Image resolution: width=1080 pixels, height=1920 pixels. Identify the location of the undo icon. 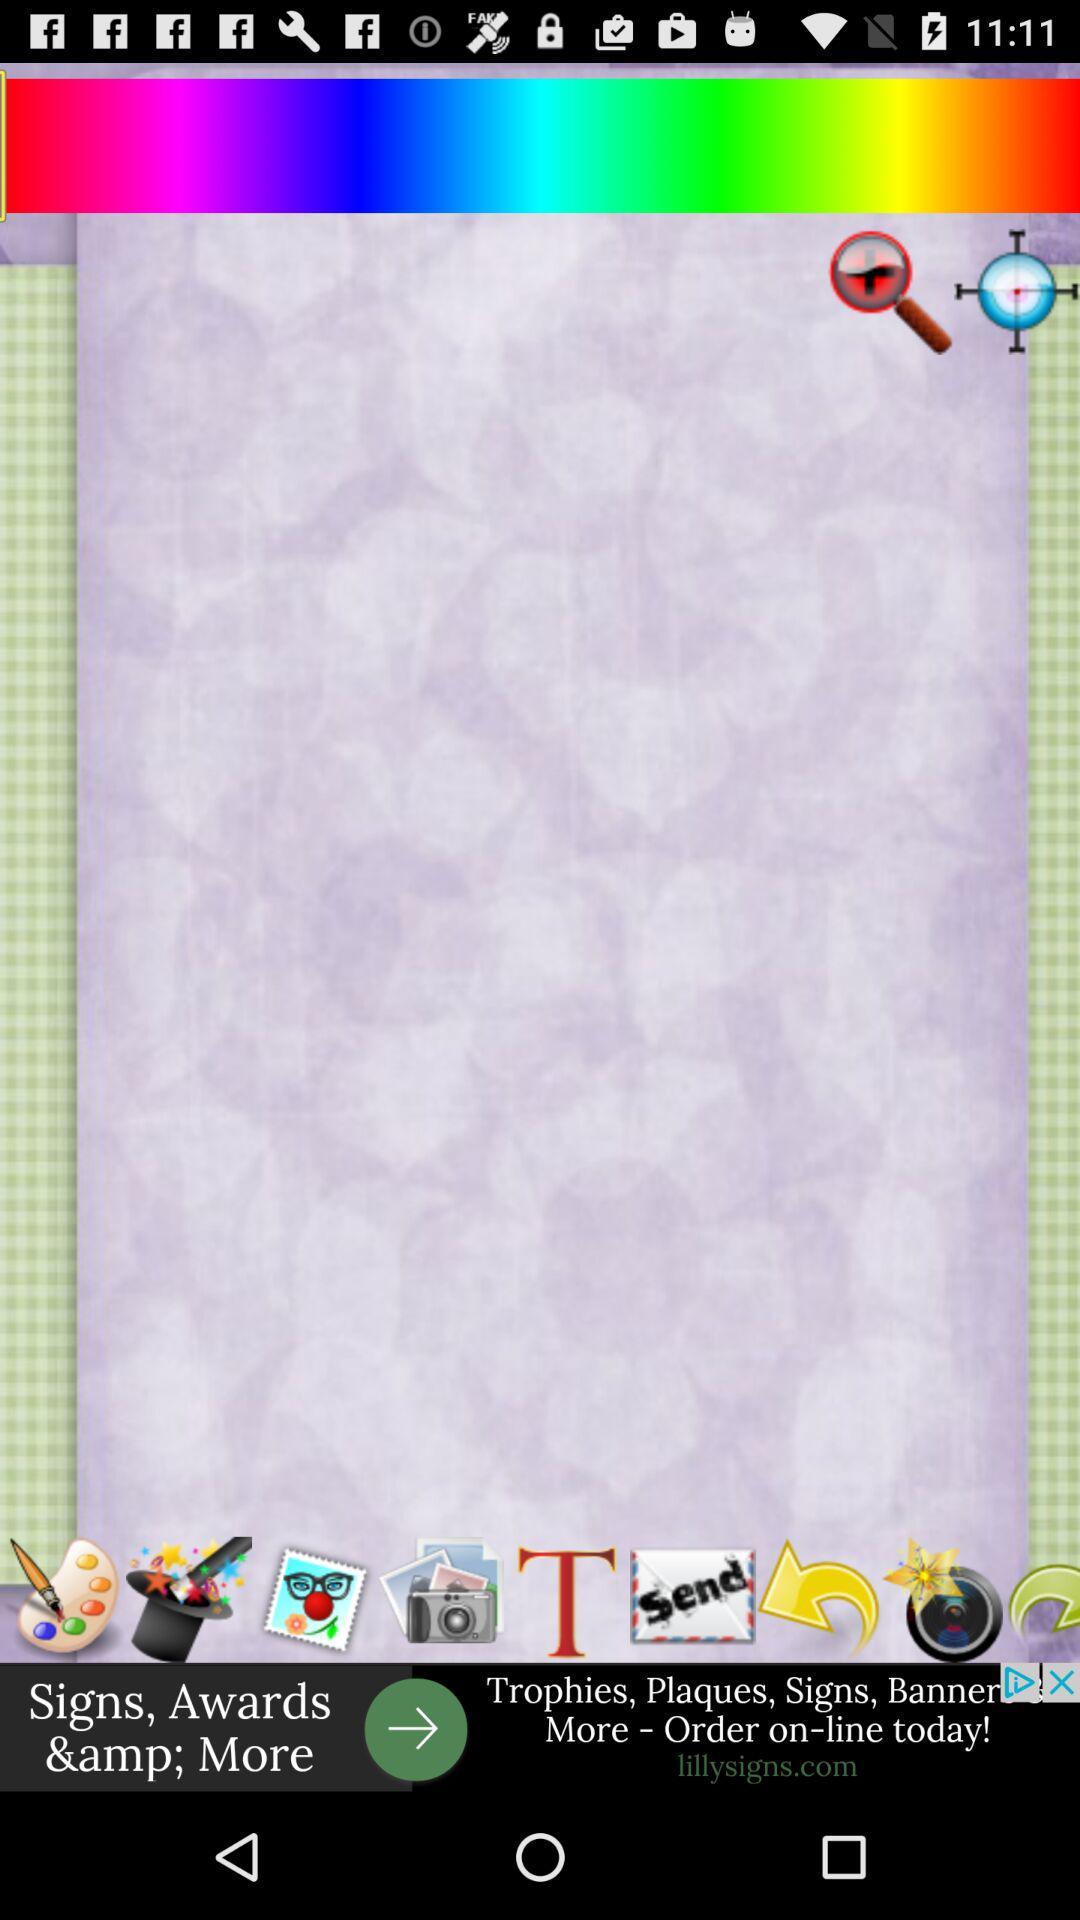
(818, 1711).